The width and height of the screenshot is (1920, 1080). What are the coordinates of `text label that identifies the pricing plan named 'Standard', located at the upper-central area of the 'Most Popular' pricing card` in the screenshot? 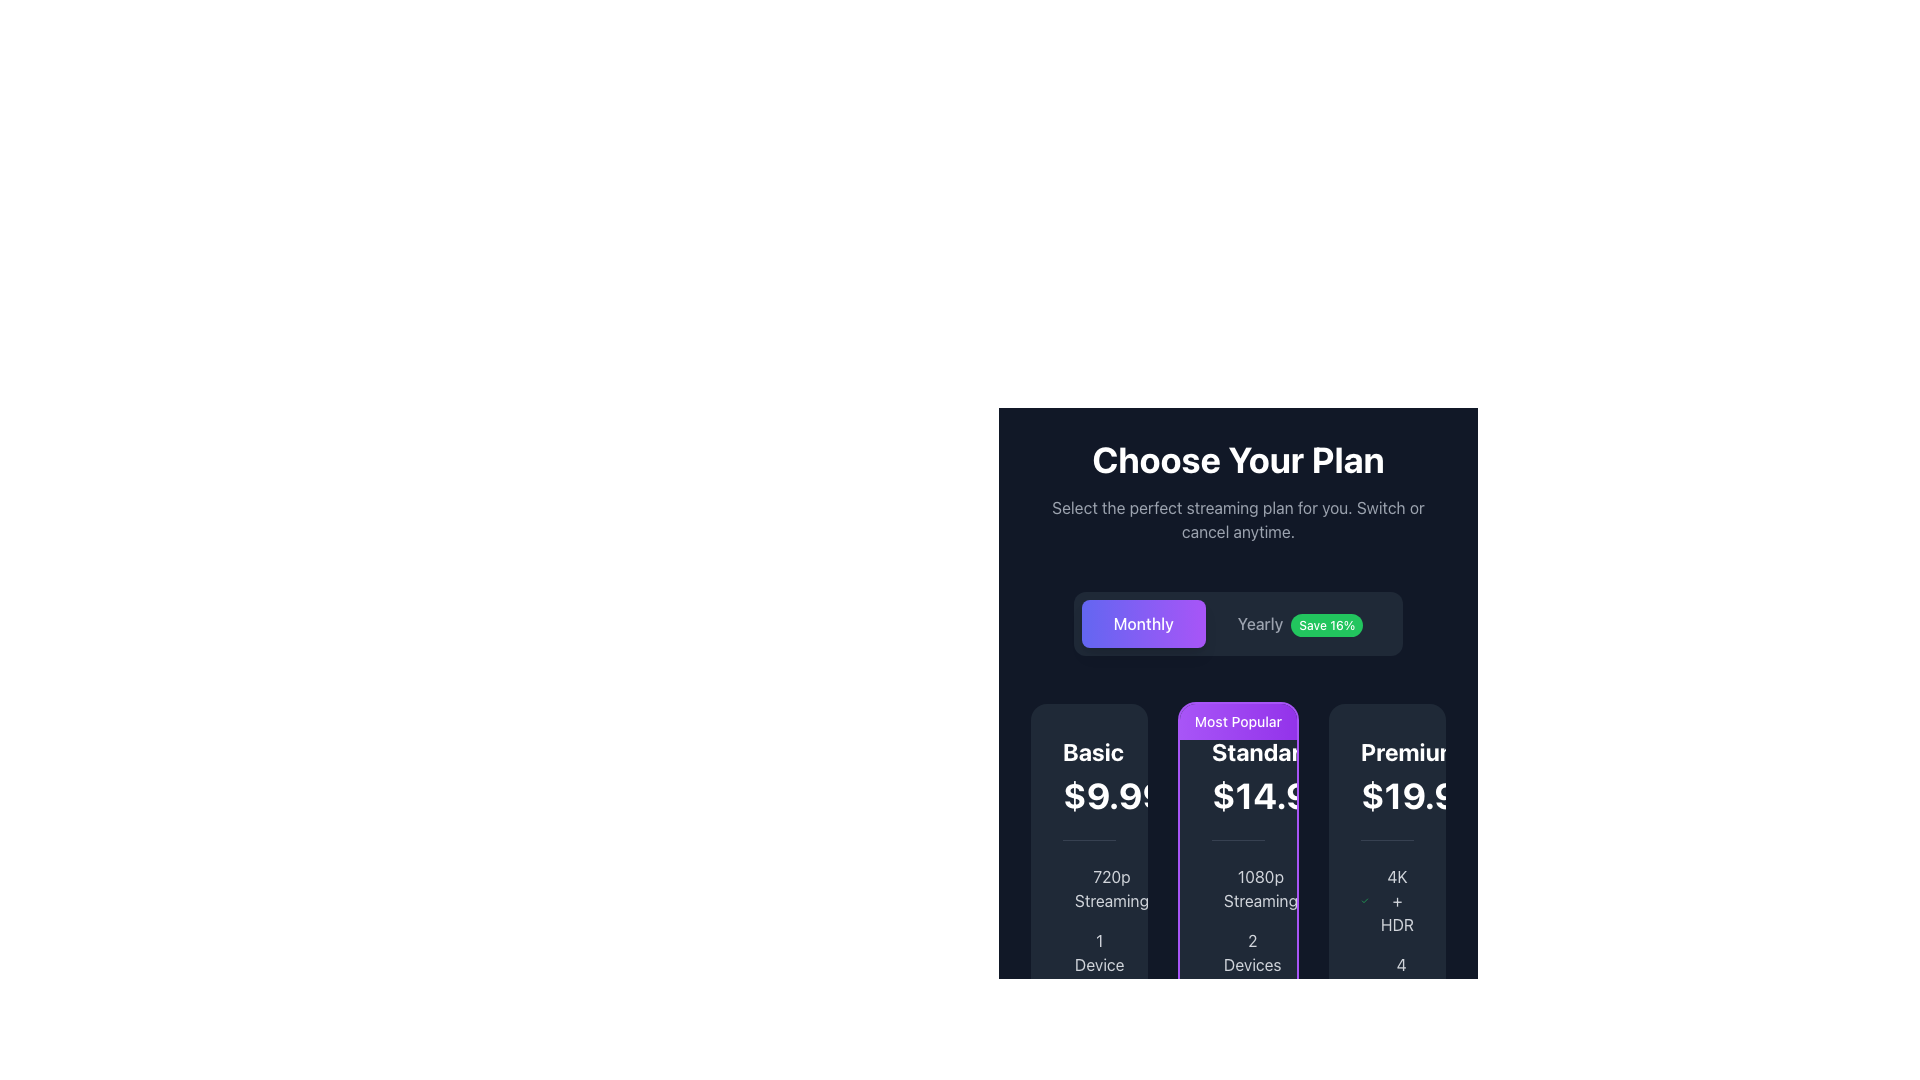 It's located at (1237, 752).